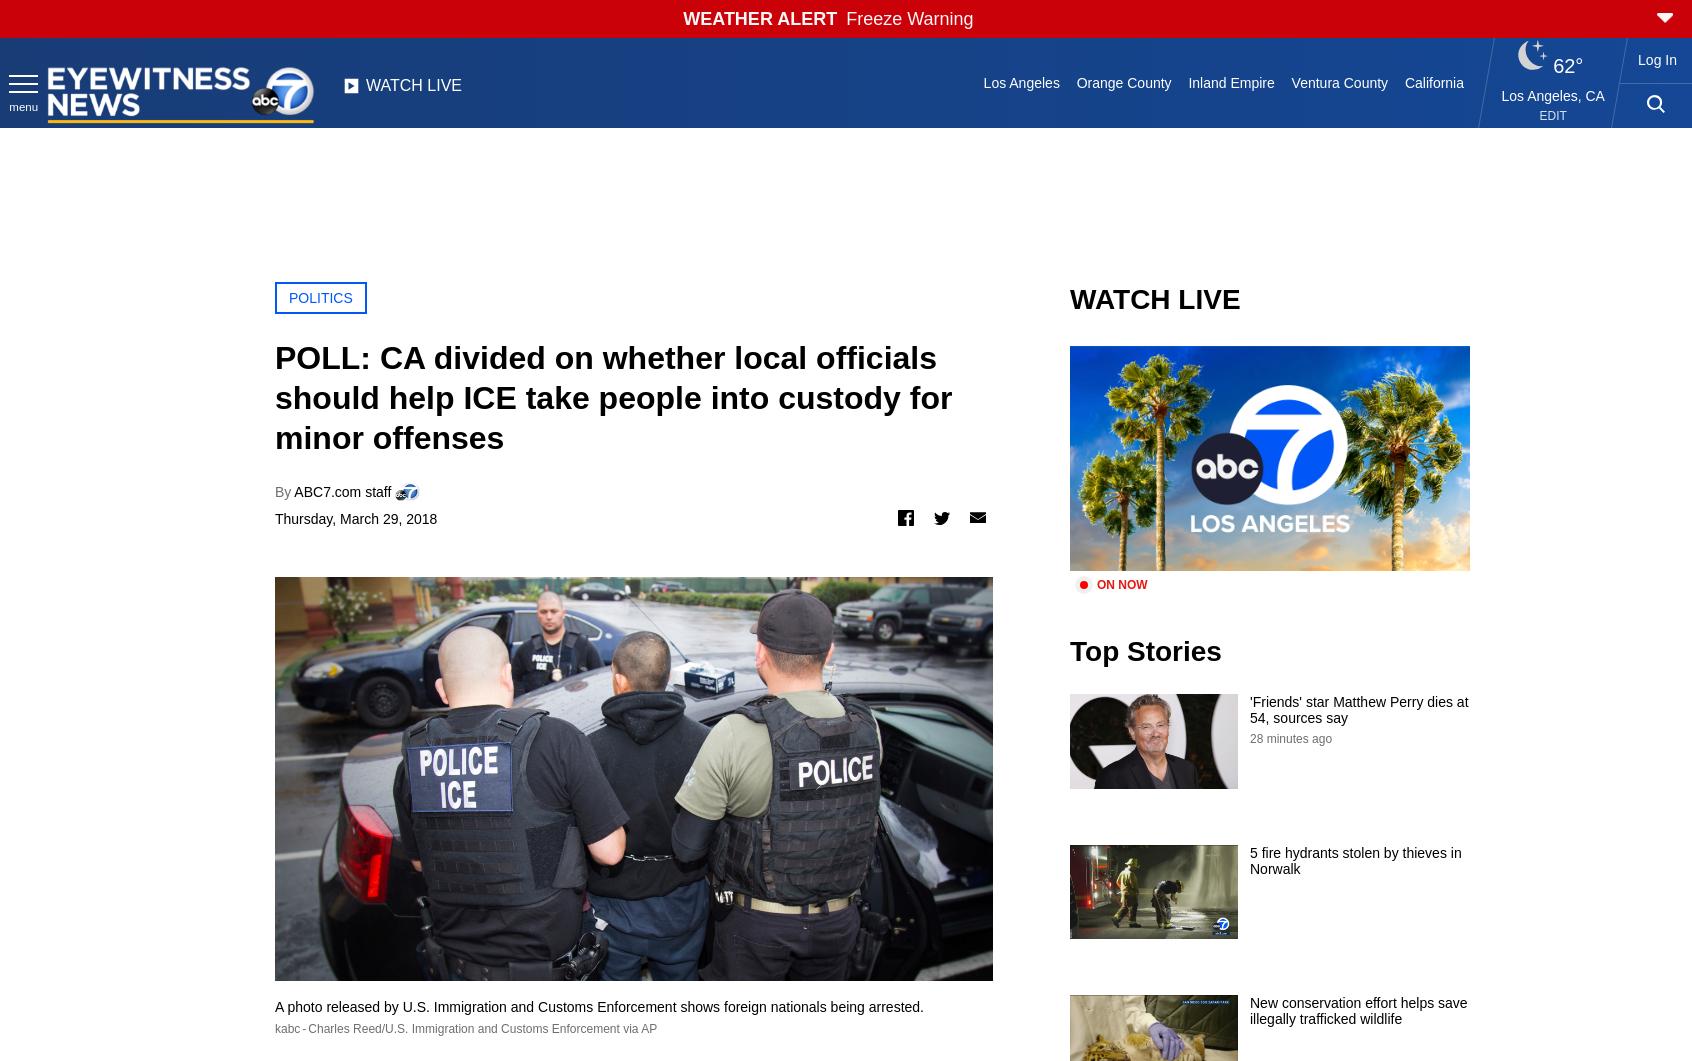  What do you see at coordinates (1551, 96) in the screenshot?
I see `'Los Angeles, CA'` at bounding box center [1551, 96].